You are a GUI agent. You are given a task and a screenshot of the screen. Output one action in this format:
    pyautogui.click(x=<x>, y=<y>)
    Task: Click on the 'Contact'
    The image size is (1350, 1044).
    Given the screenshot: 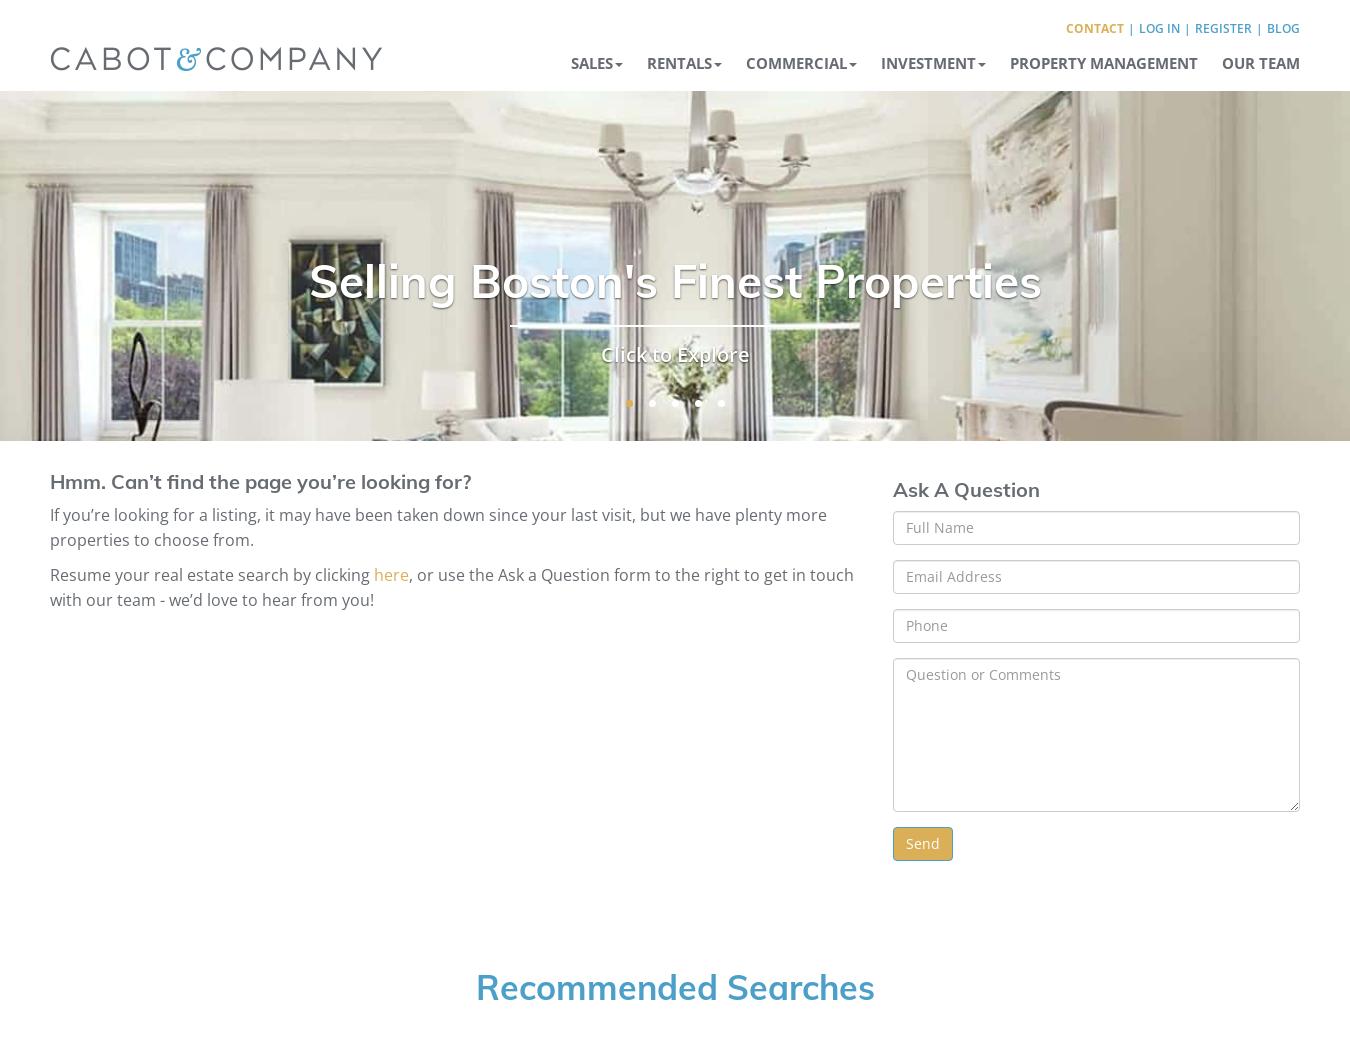 What is the action you would take?
    pyautogui.click(x=1094, y=27)
    